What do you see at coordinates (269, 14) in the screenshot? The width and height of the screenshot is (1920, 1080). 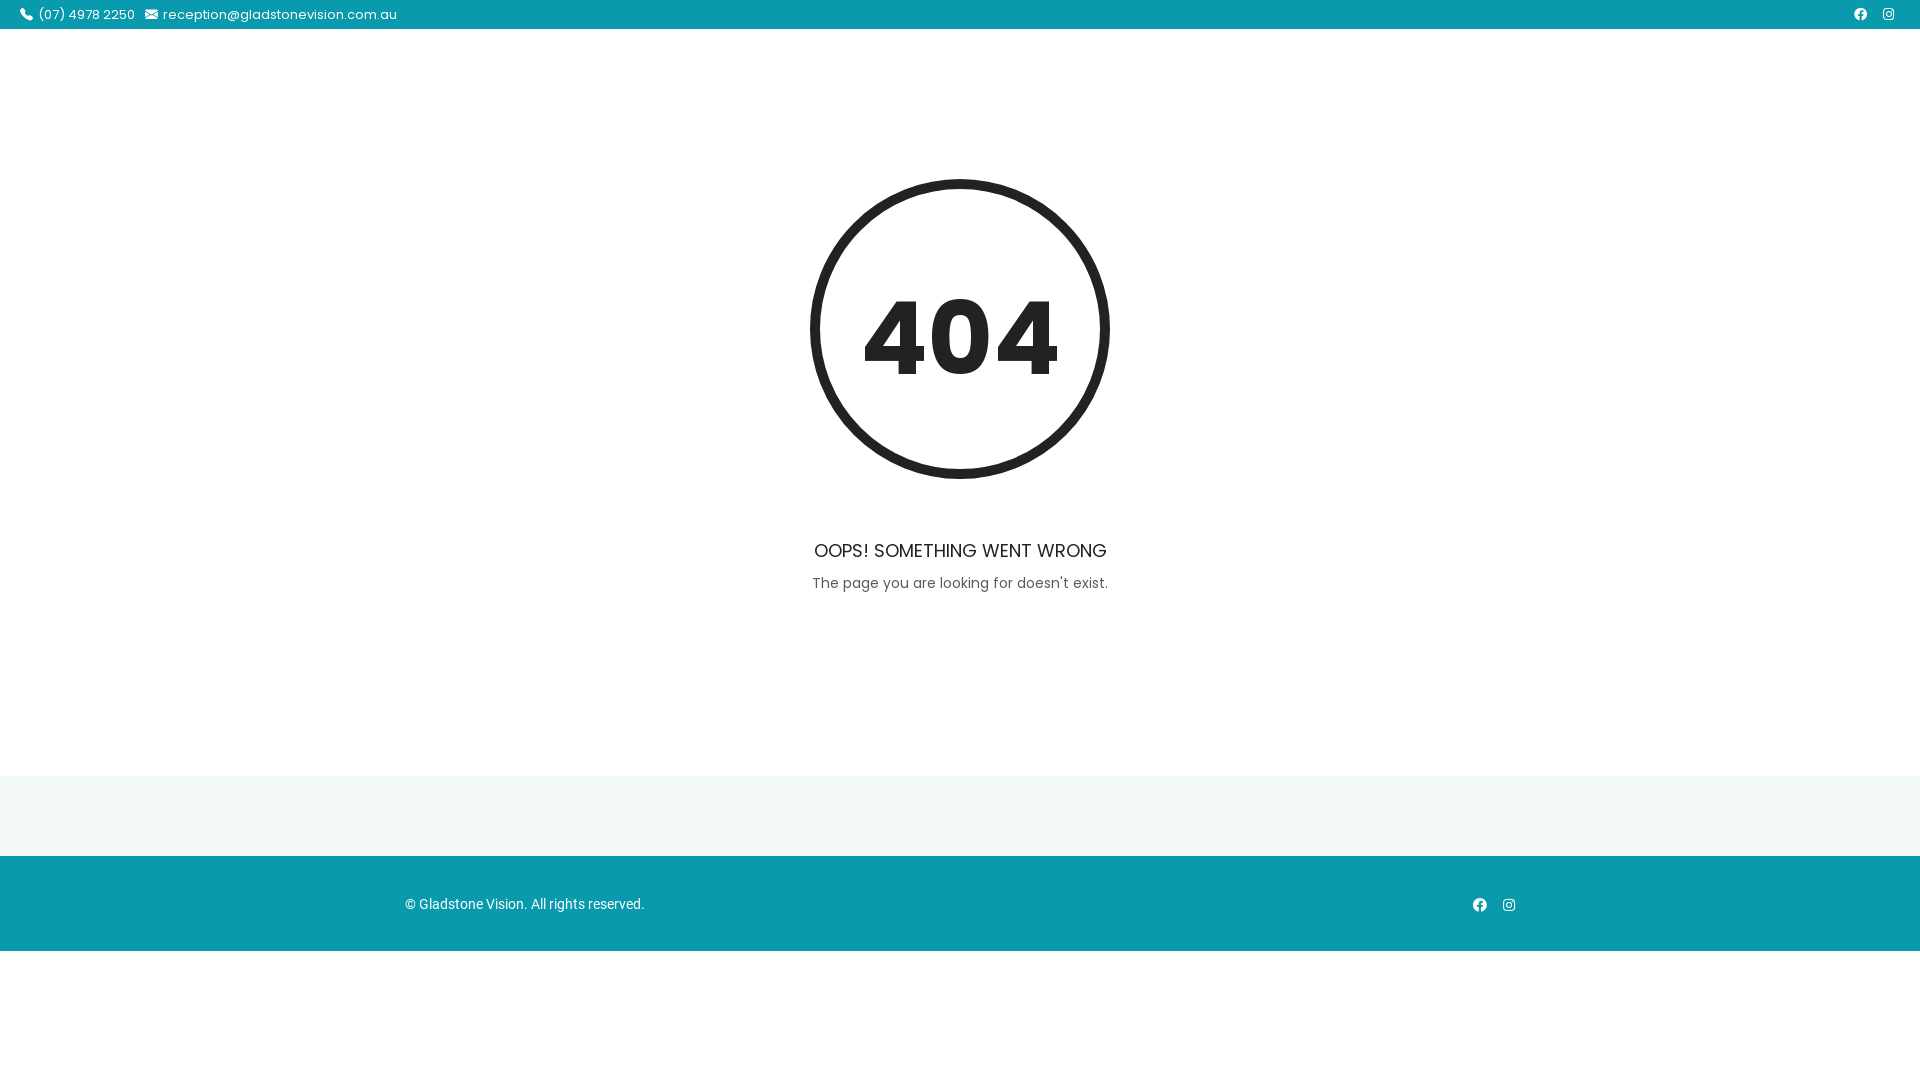 I see `'reception@gladstonevision.com.au'` at bounding box center [269, 14].